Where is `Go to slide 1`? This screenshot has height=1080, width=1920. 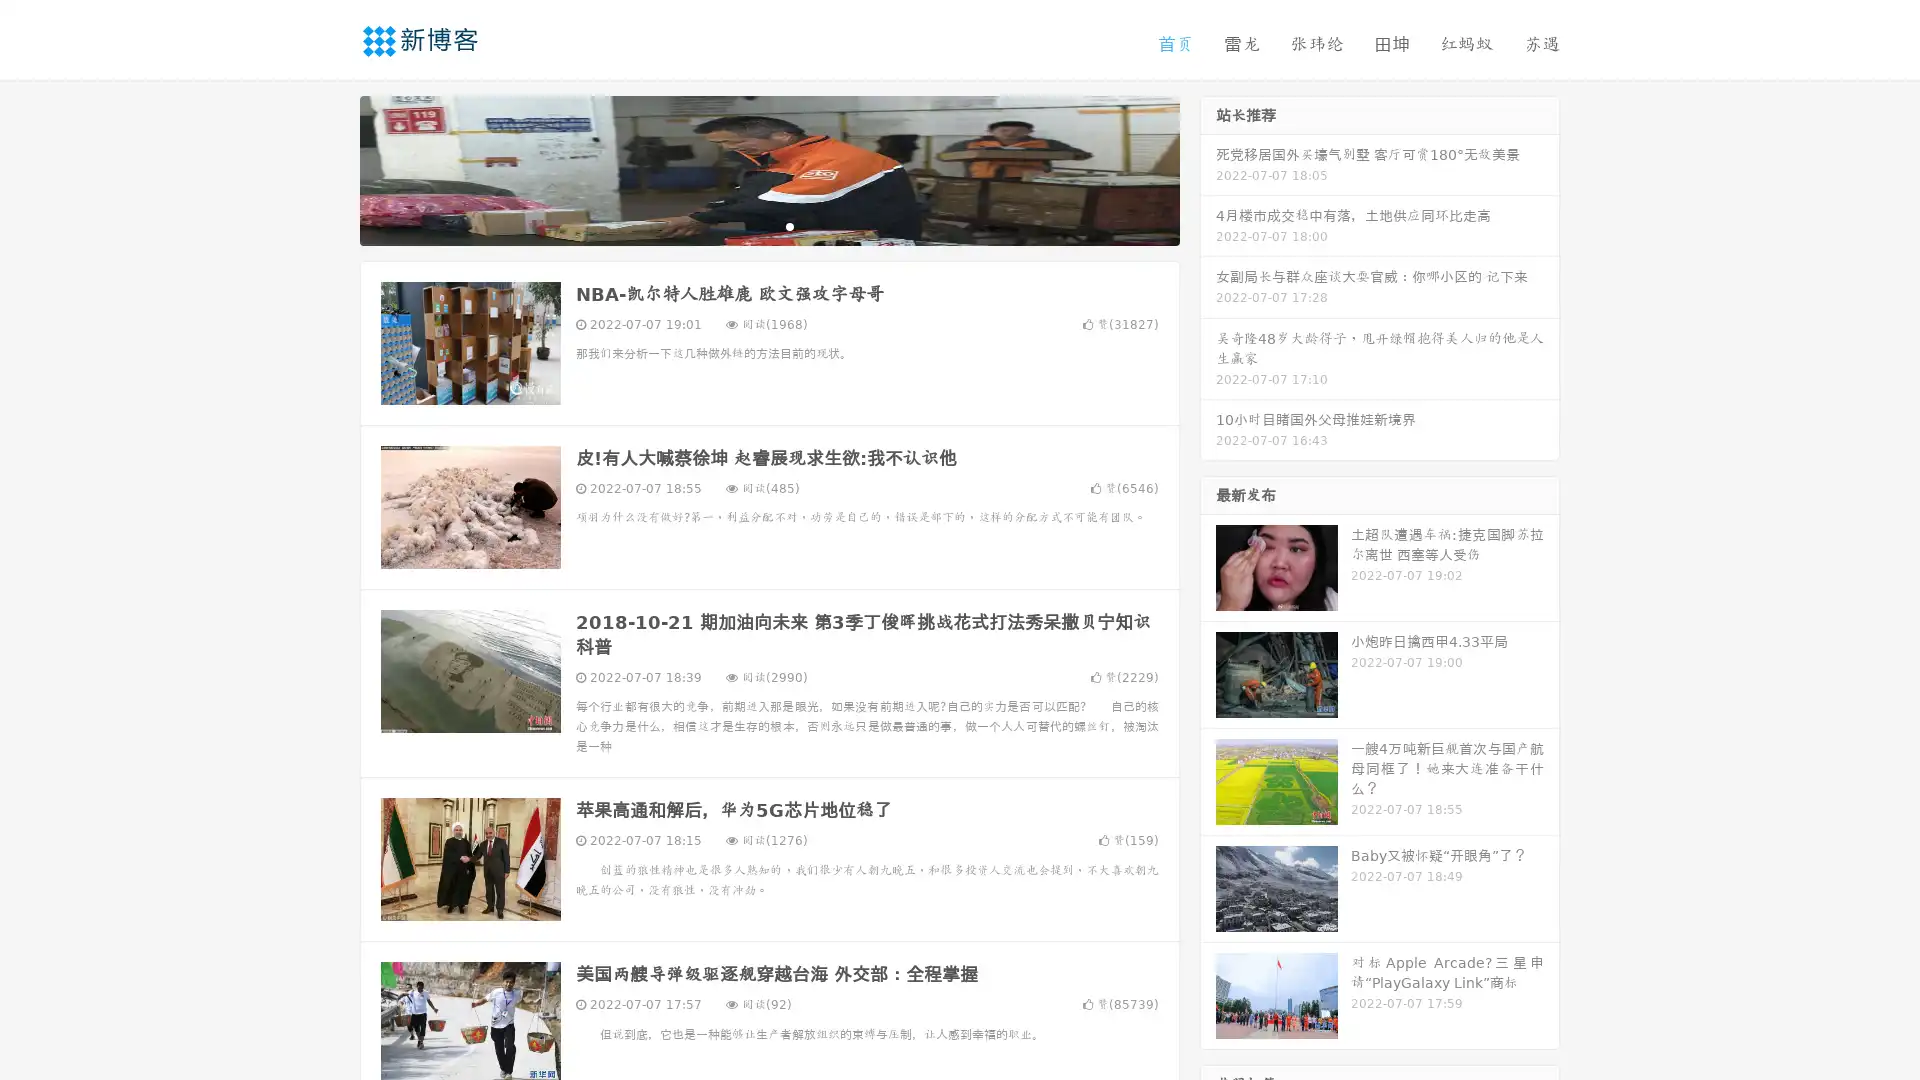
Go to slide 1 is located at coordinates (748, 225).